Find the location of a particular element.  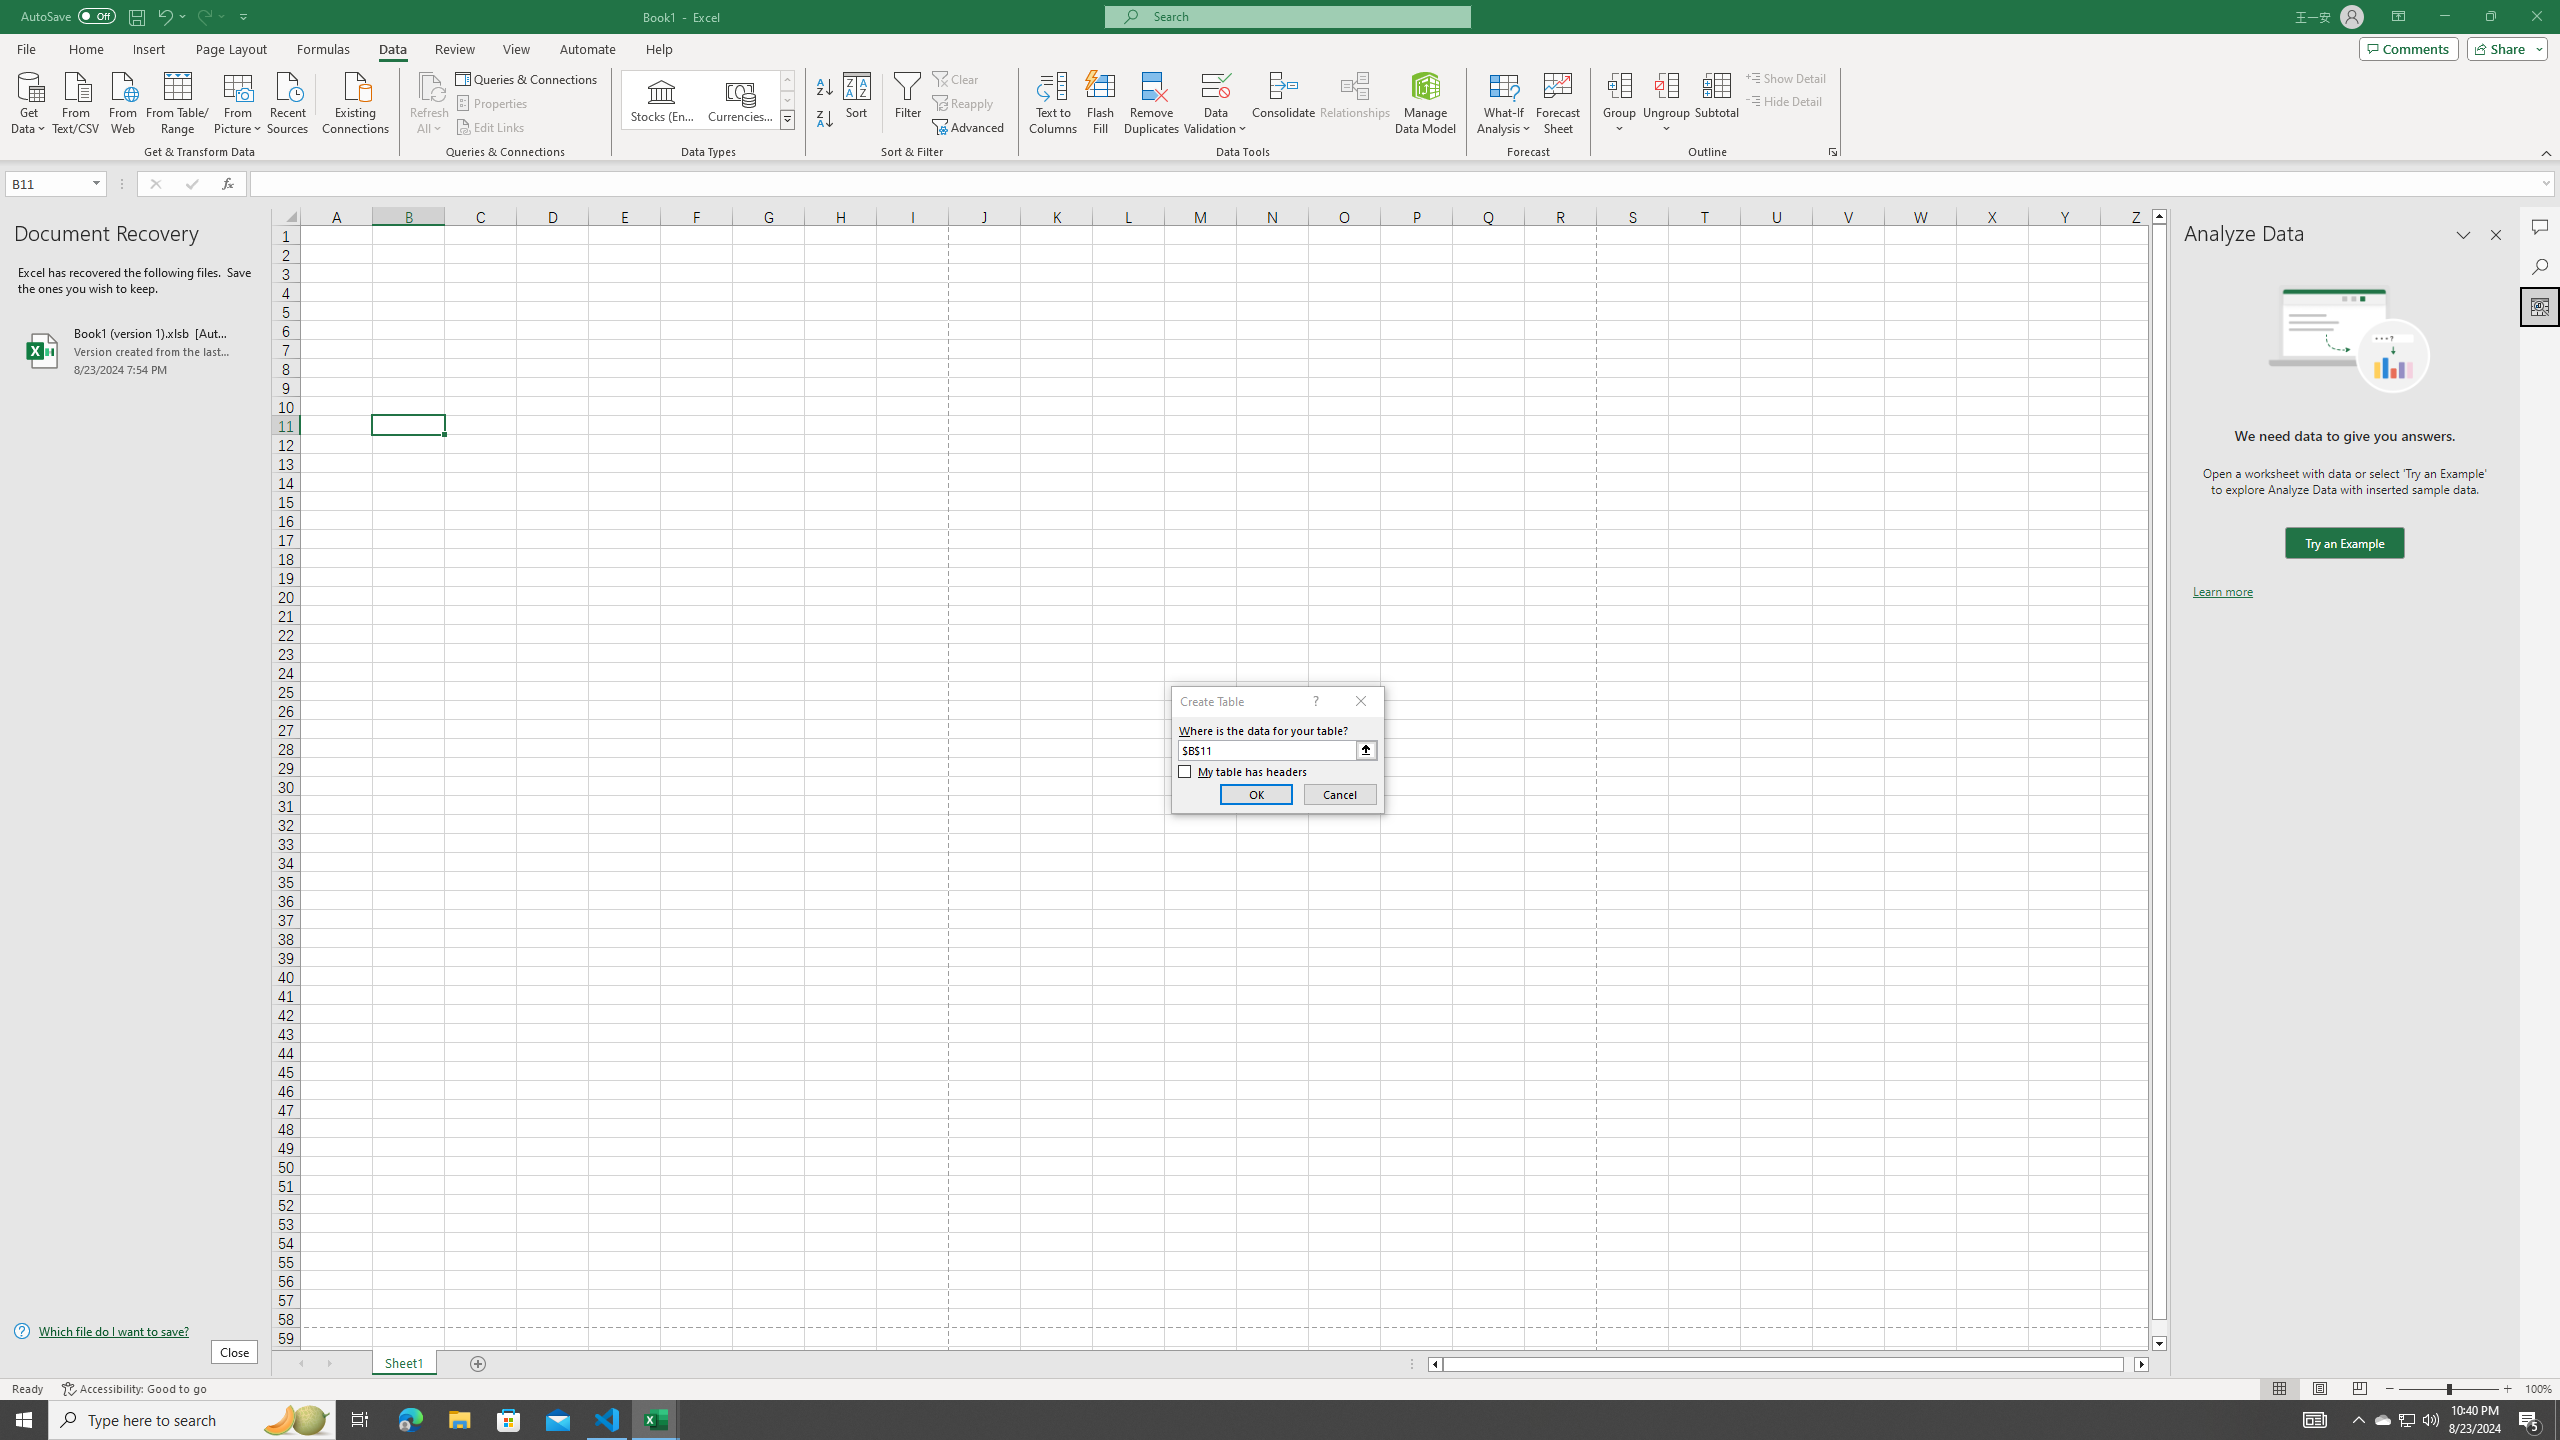

'Review' is located at coordinates (453, 49).